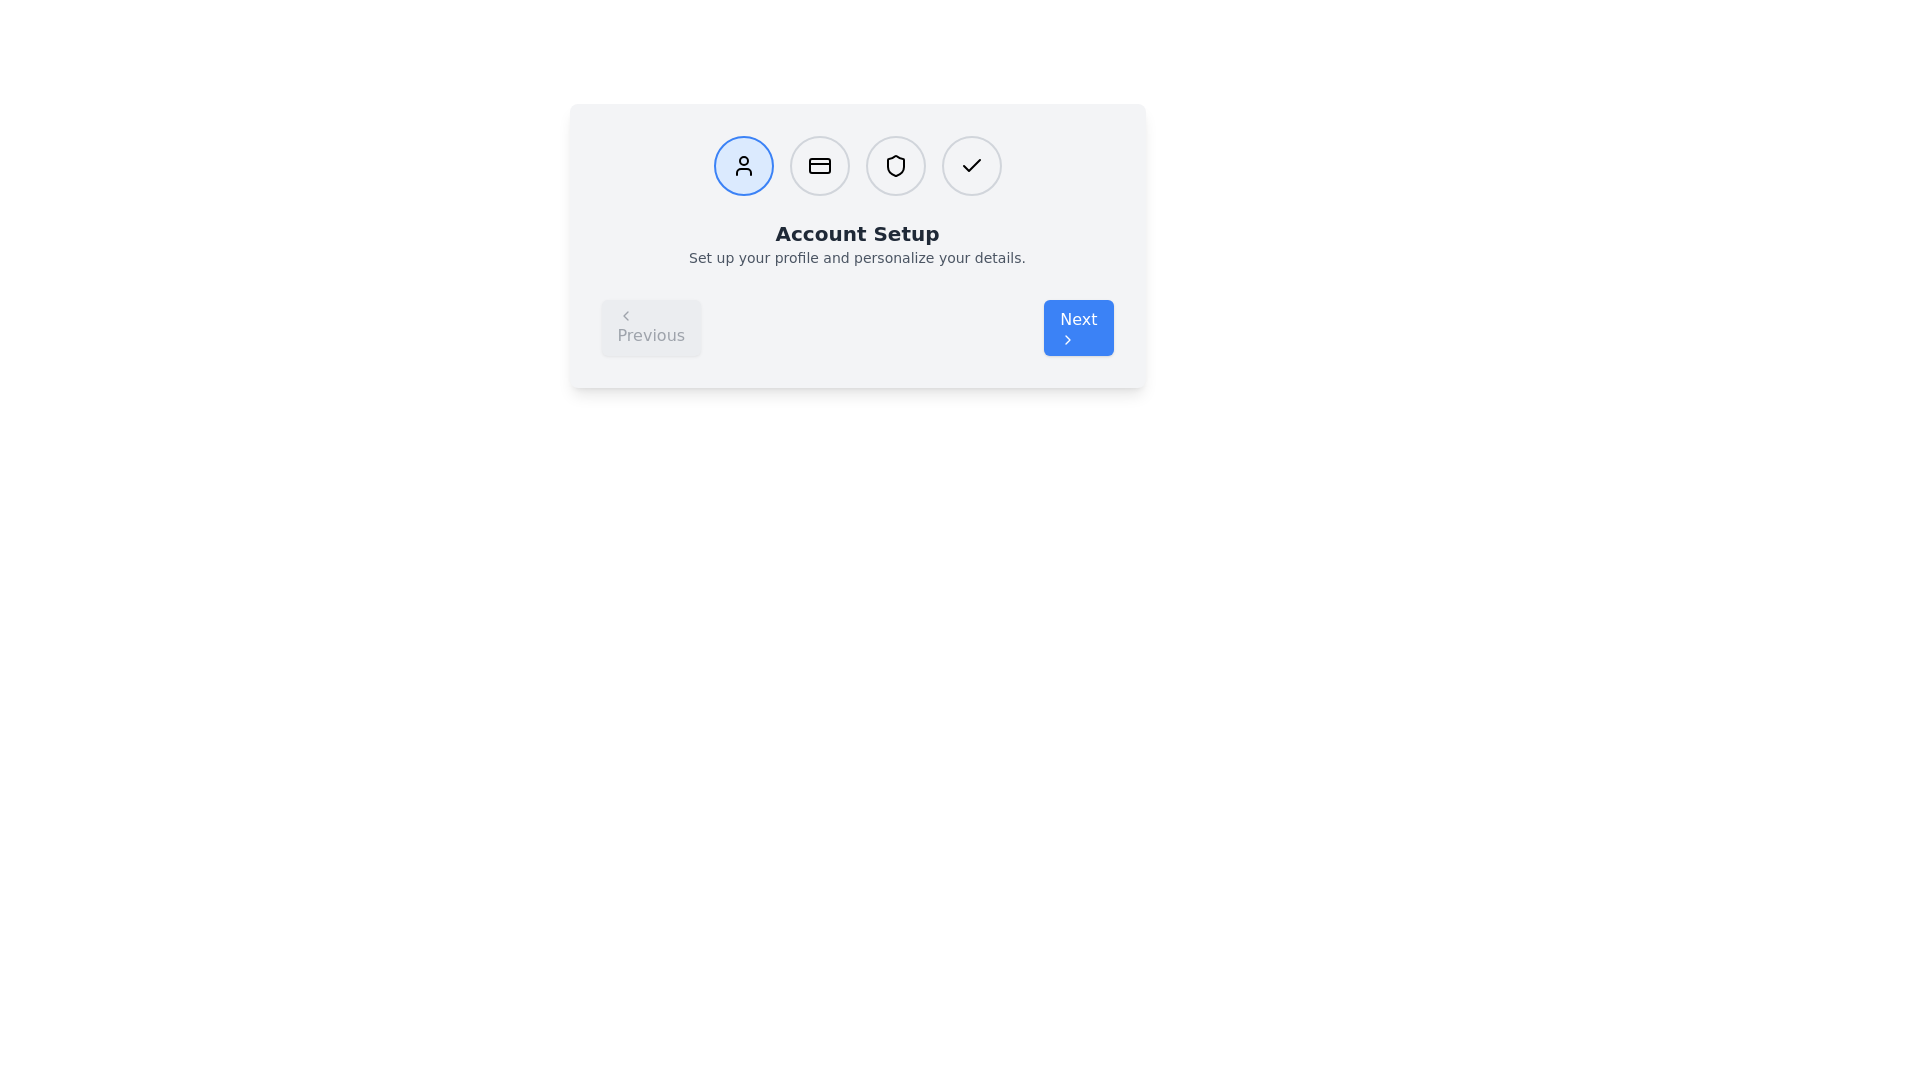  I want to click on the circular icon with a gray border and a centered black checkmark symbol, so click(971, 164).